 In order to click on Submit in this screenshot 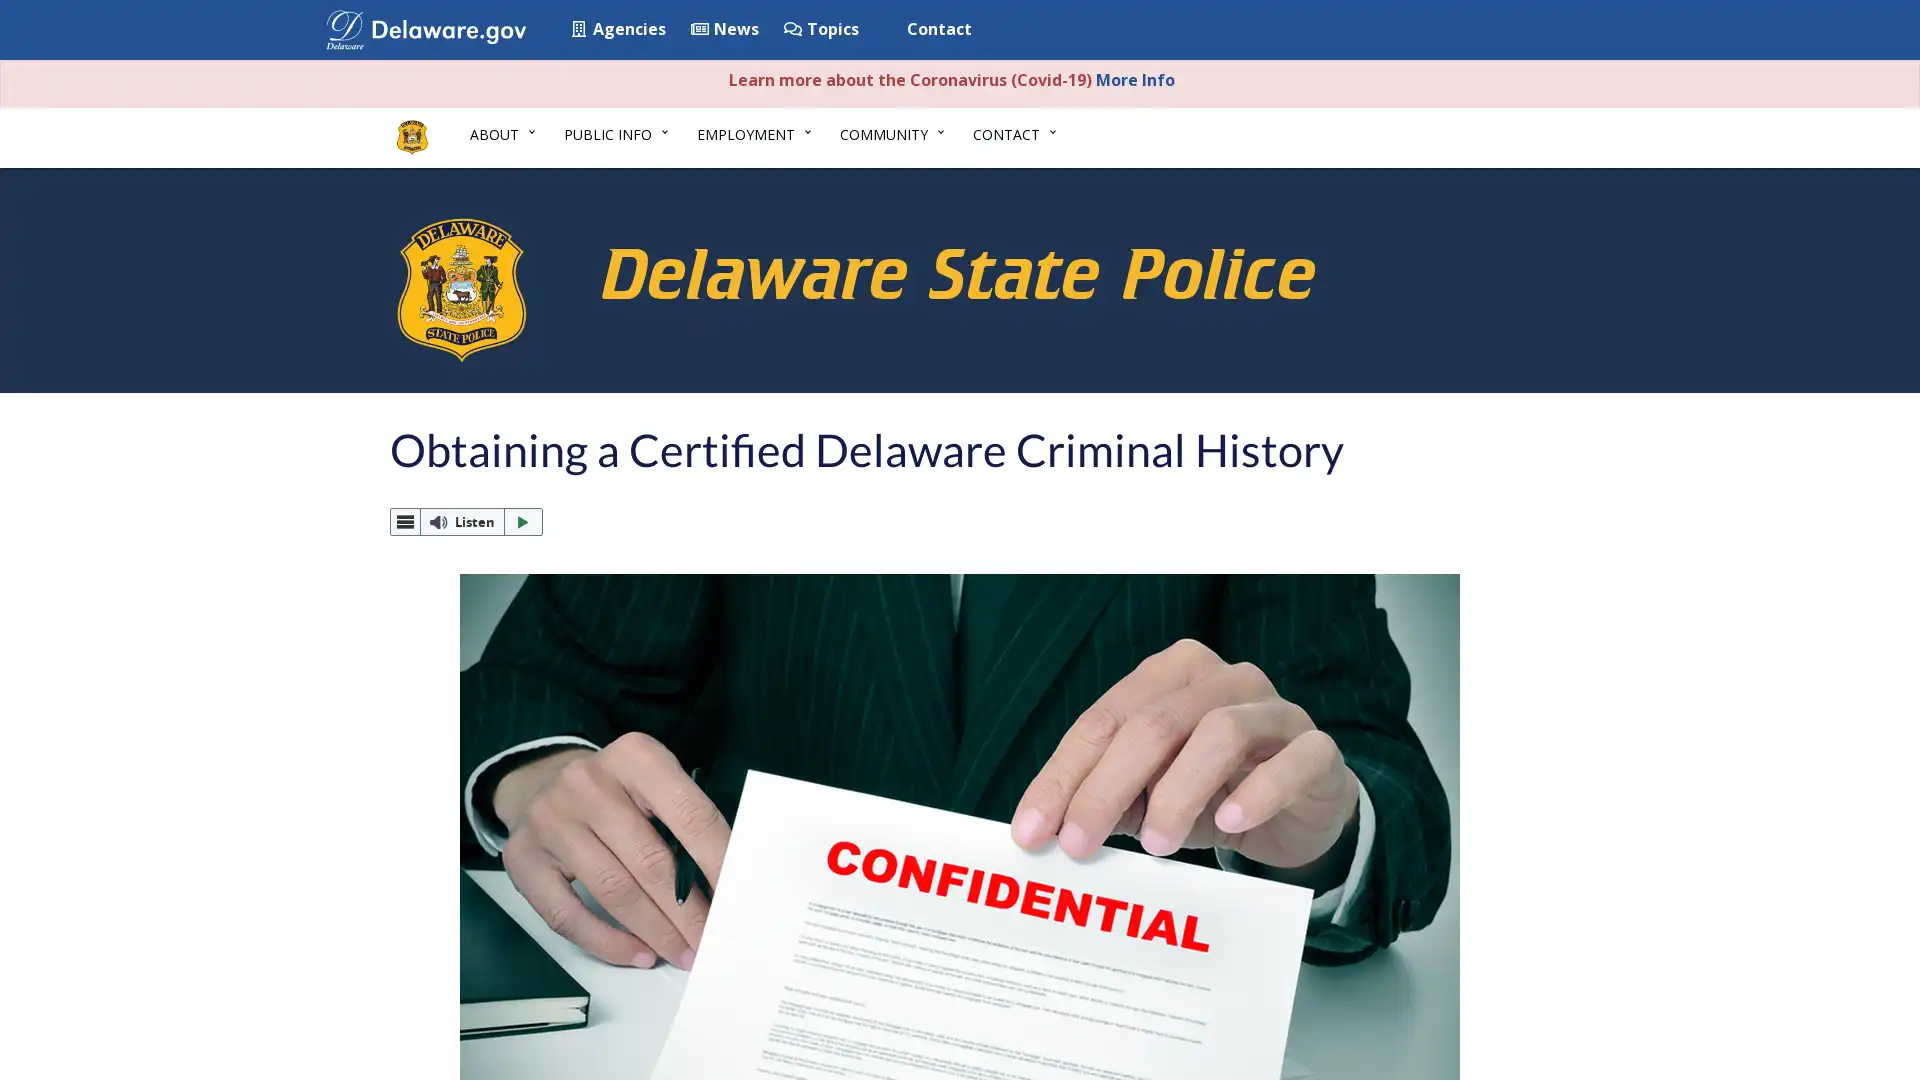, I will do `click(1523, 31)`.